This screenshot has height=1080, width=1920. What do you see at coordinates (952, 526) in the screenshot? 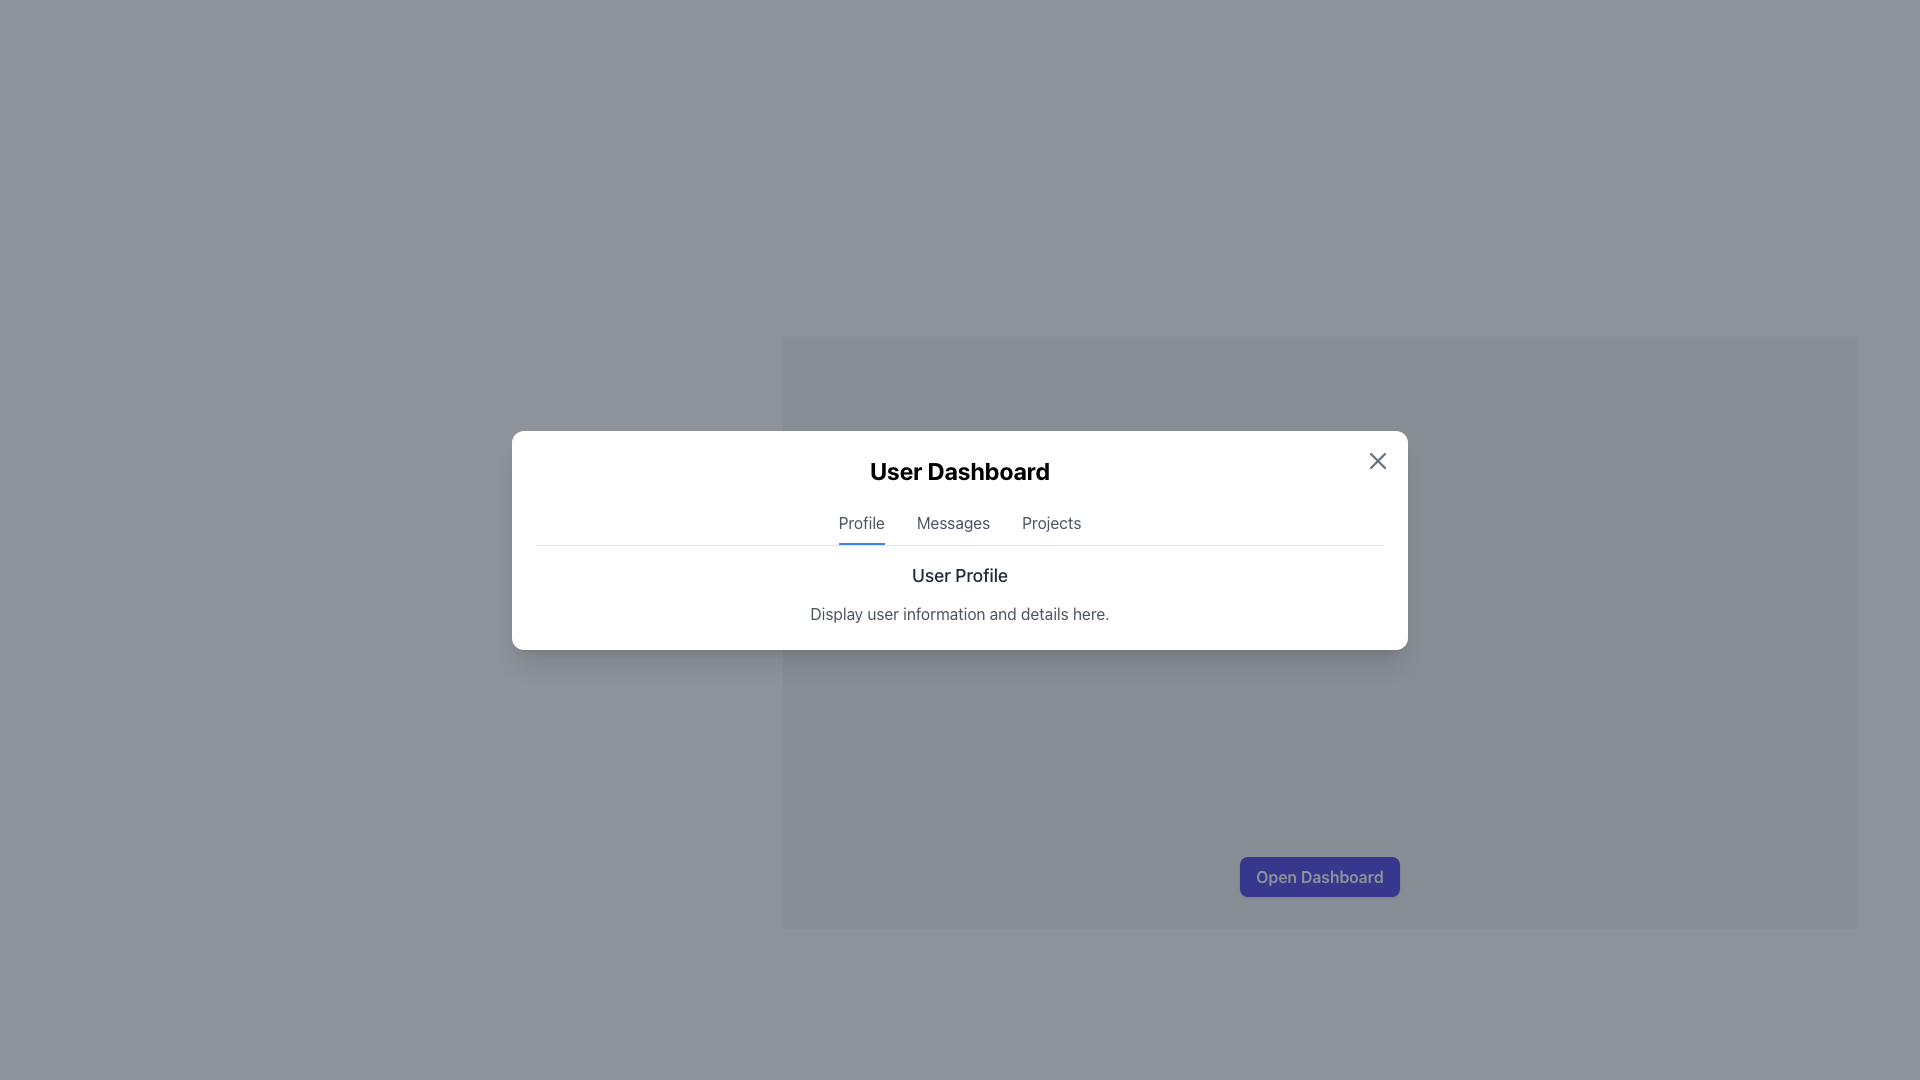
I see `the 'Messages' text label in the navigation bar` at bounding box center [952, 526].